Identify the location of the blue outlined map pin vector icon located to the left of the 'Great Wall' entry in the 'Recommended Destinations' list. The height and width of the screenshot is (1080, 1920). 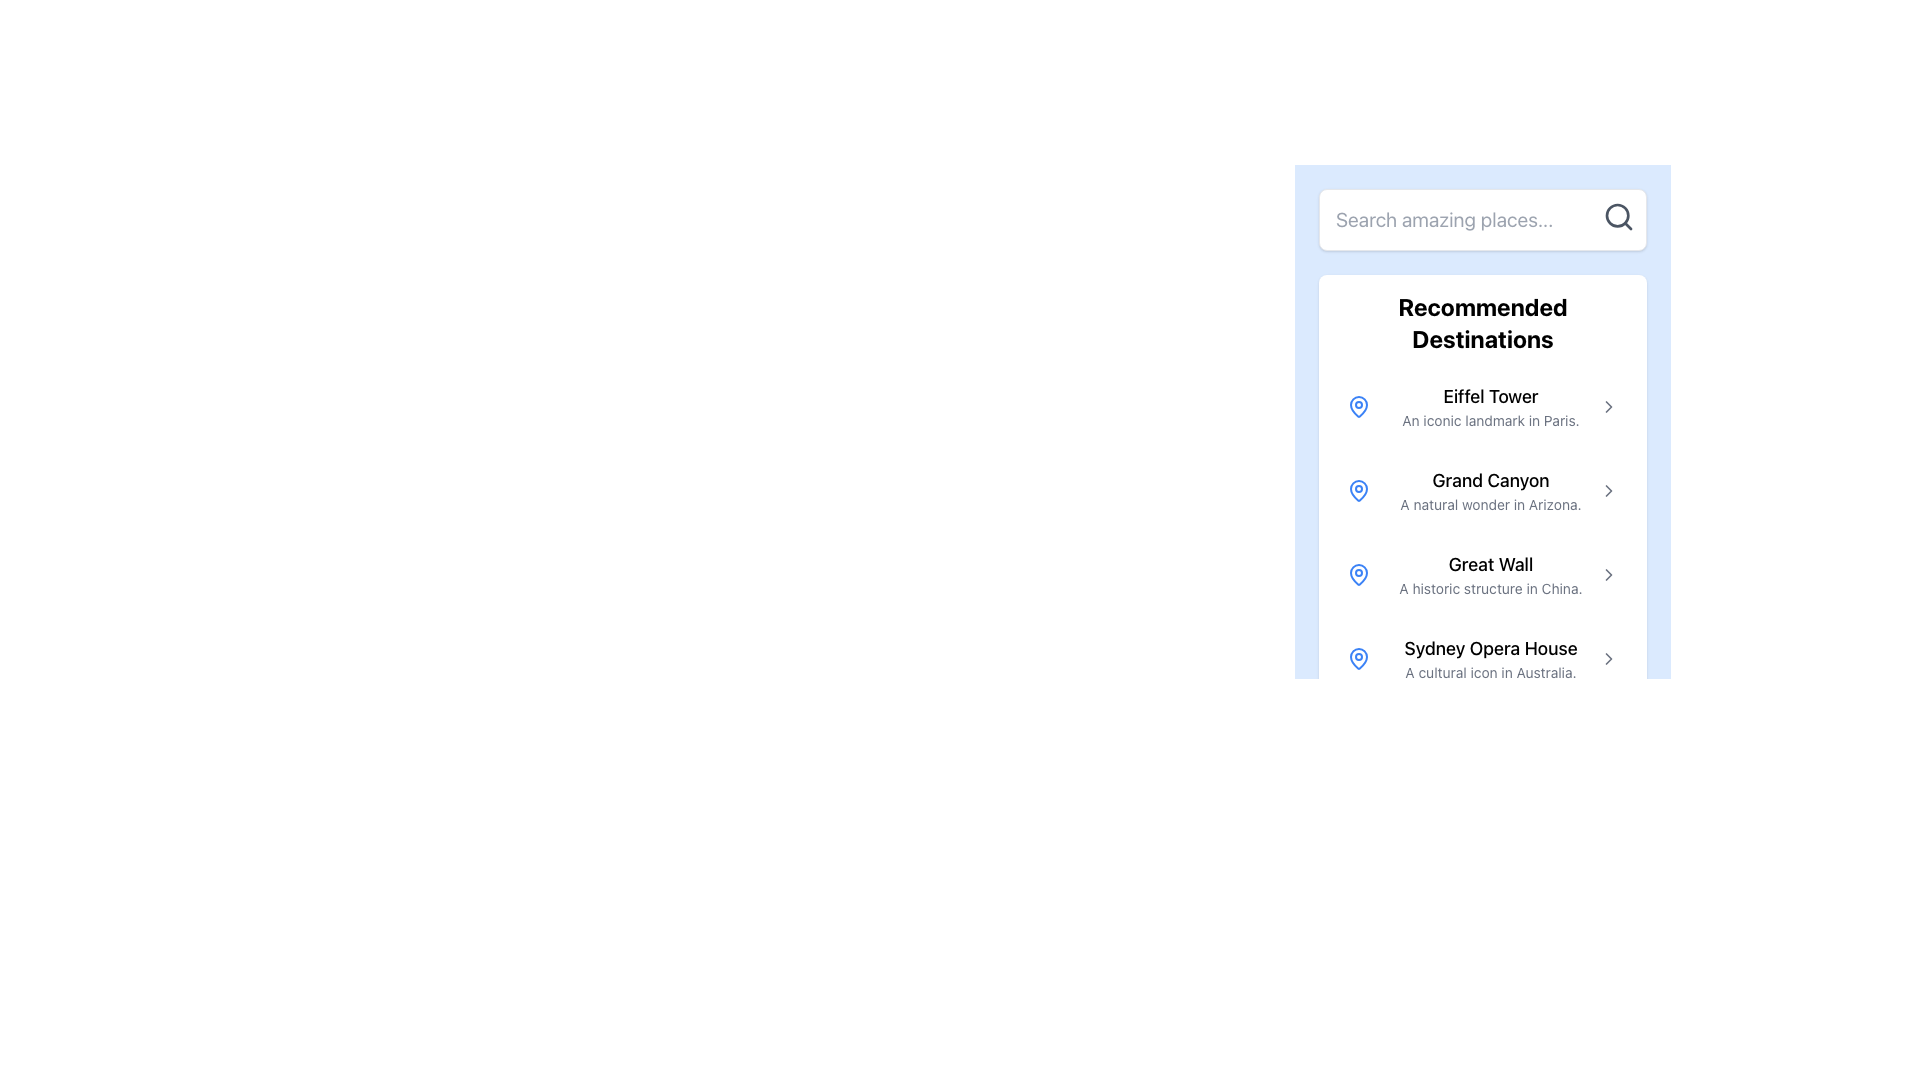
(1358, 574).